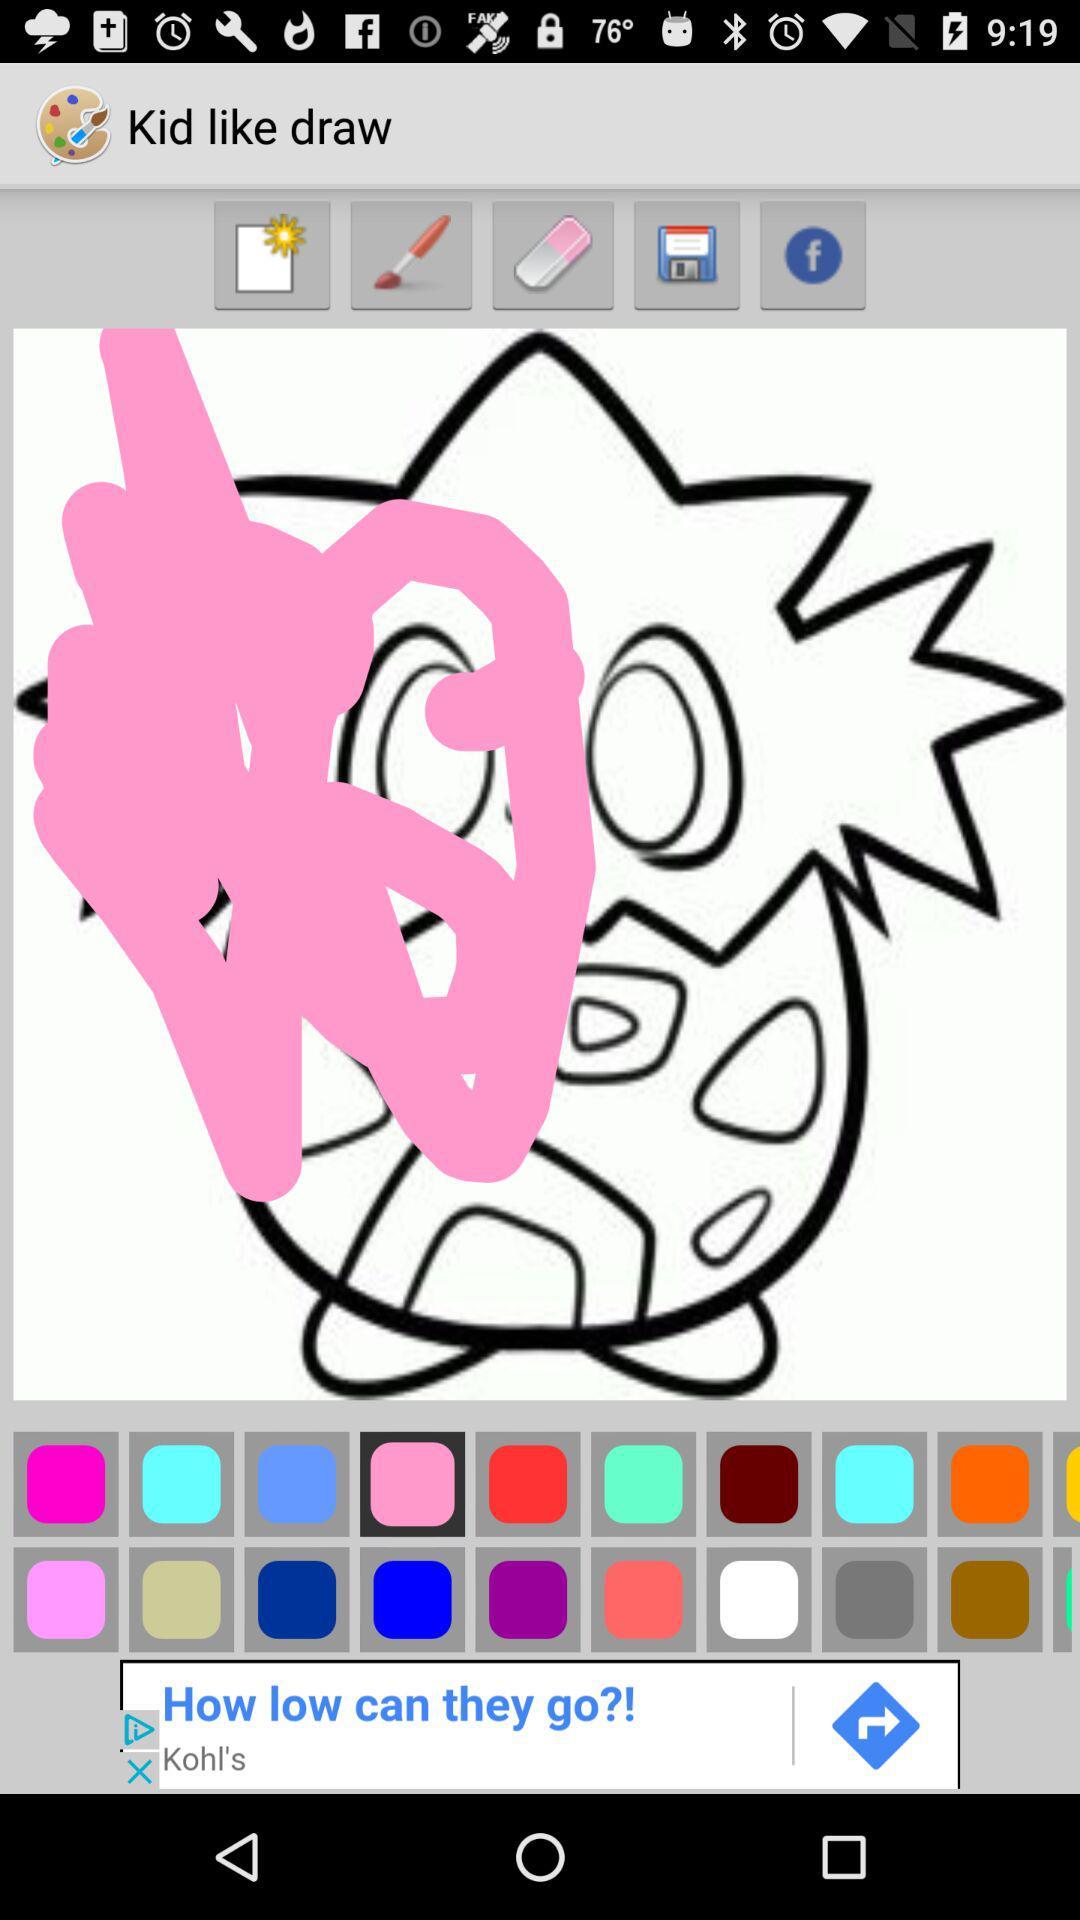  Describe the element at coordinates (272, 271) in the screenshot. I see `the launch icon` at that location.